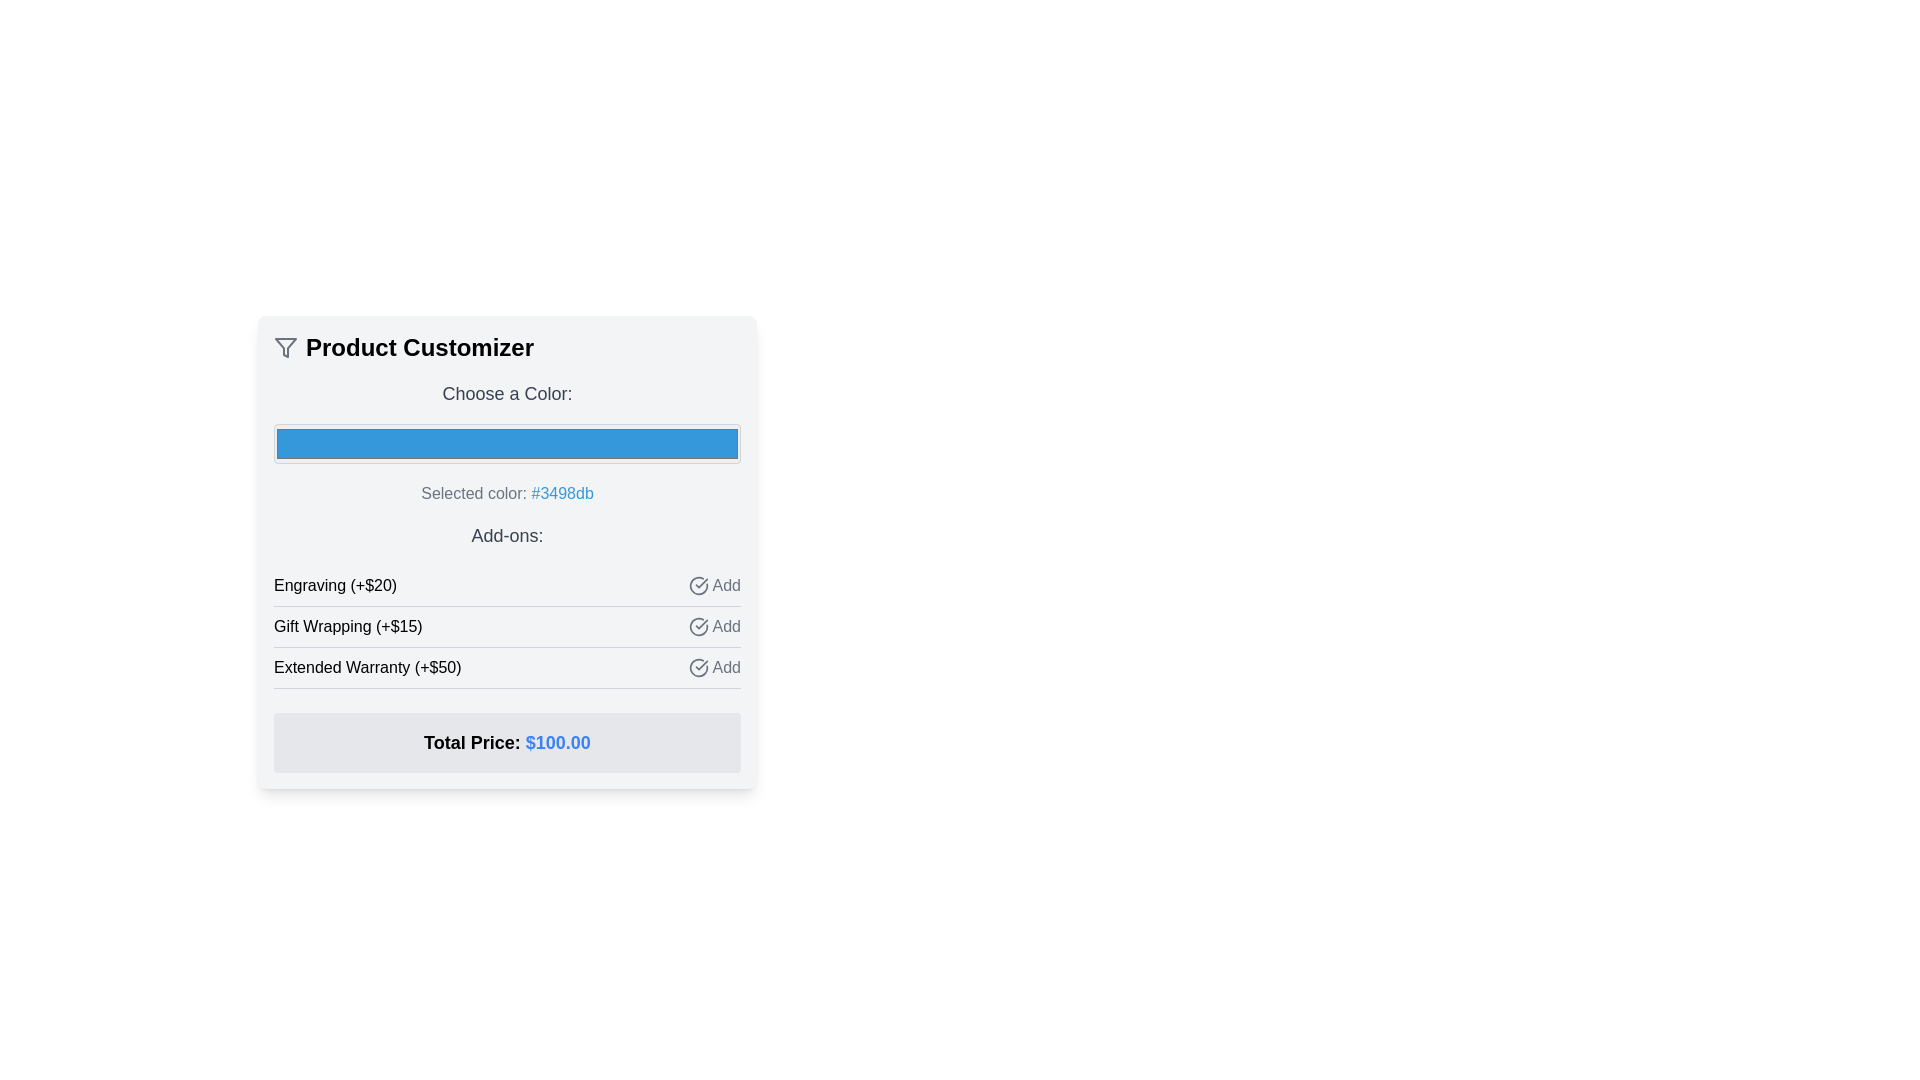 This screenshot has width=1920, height=1080. What do you see at coordinates (348, 626) in the screenshot?
I see `the text label 'Gift Wrapping (+$15)' located in the second row of the add-on options within the product customization modal, positioned to the left of the 'Add' button` at bounding box center [348, 626].